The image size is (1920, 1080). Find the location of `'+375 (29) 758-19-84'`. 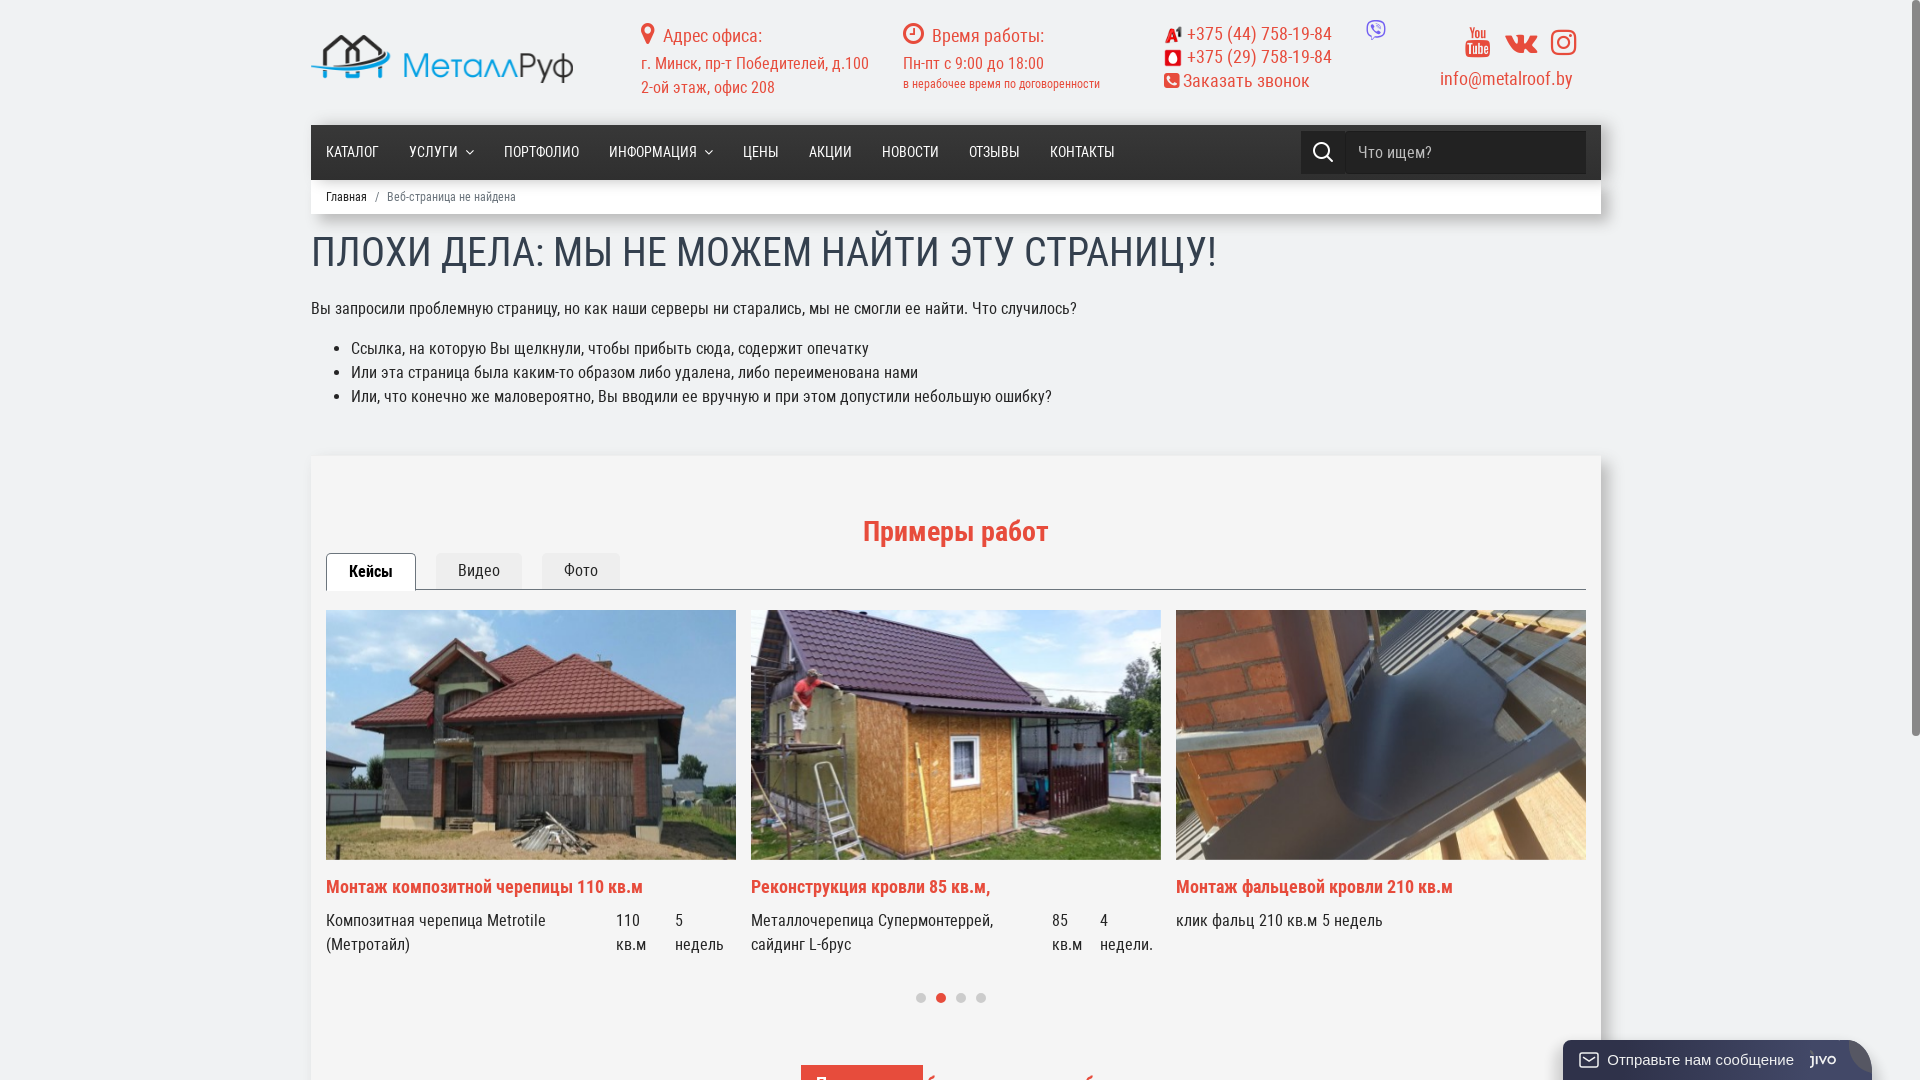

'+375 (29) 758-19-84' is located at coordinates (1280, 56).